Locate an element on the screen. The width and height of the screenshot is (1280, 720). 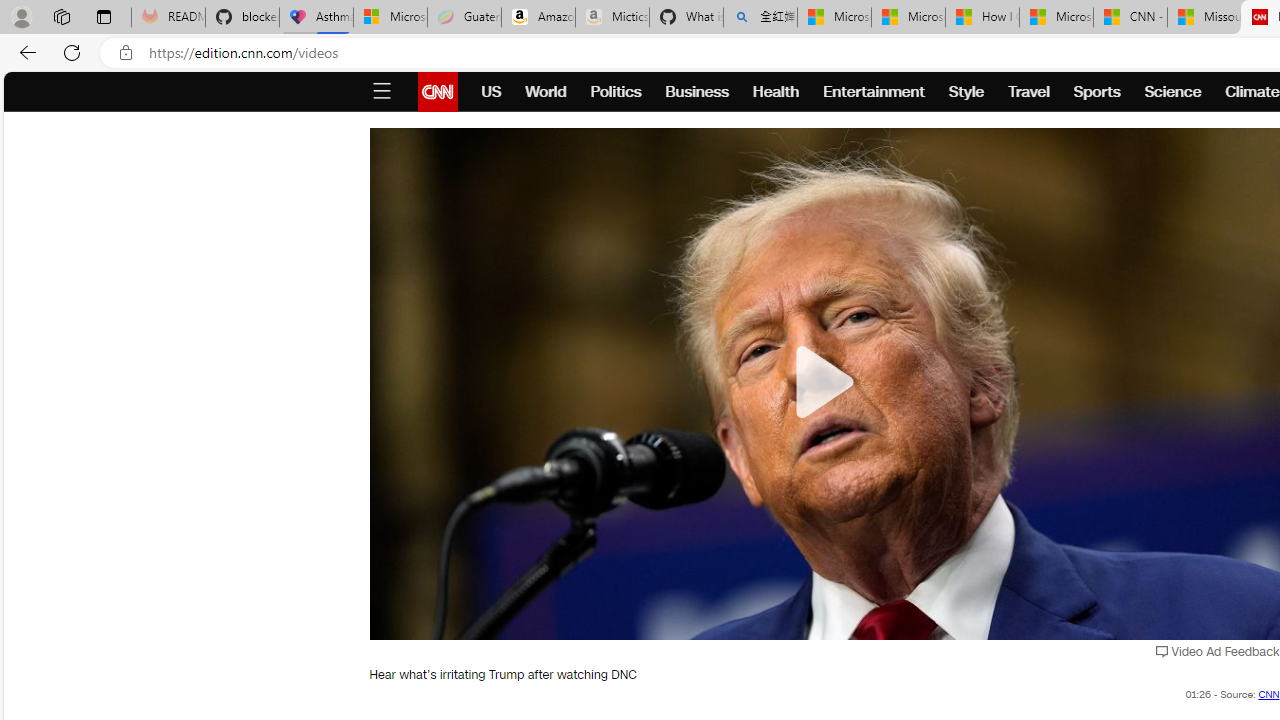
'World' is located at coordinates (545, 92).